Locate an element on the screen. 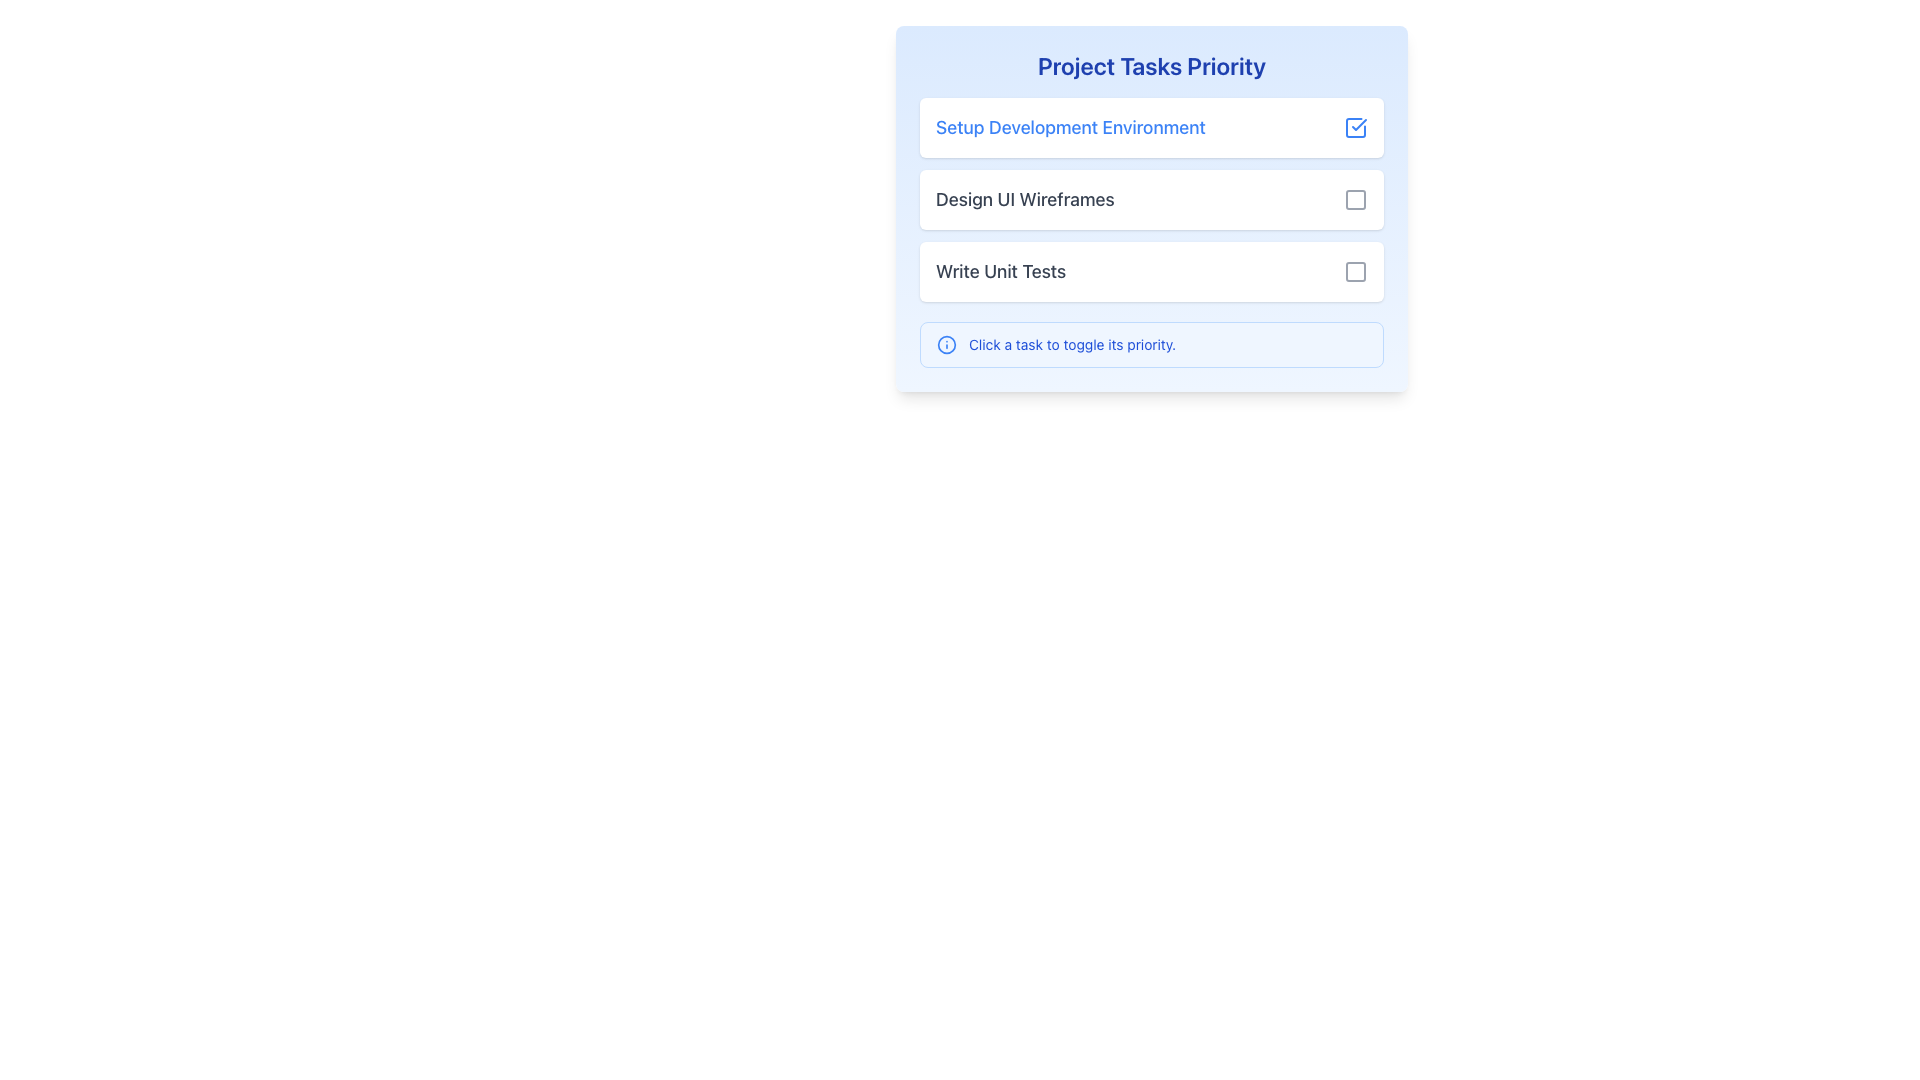 This screenshot has width=1920, height=1080. the checkbox of the third task in the 'Project Tasks Priority' list, which is an interactive list item with a checkbox for marking task completion is located at coordinates (1152, 272).